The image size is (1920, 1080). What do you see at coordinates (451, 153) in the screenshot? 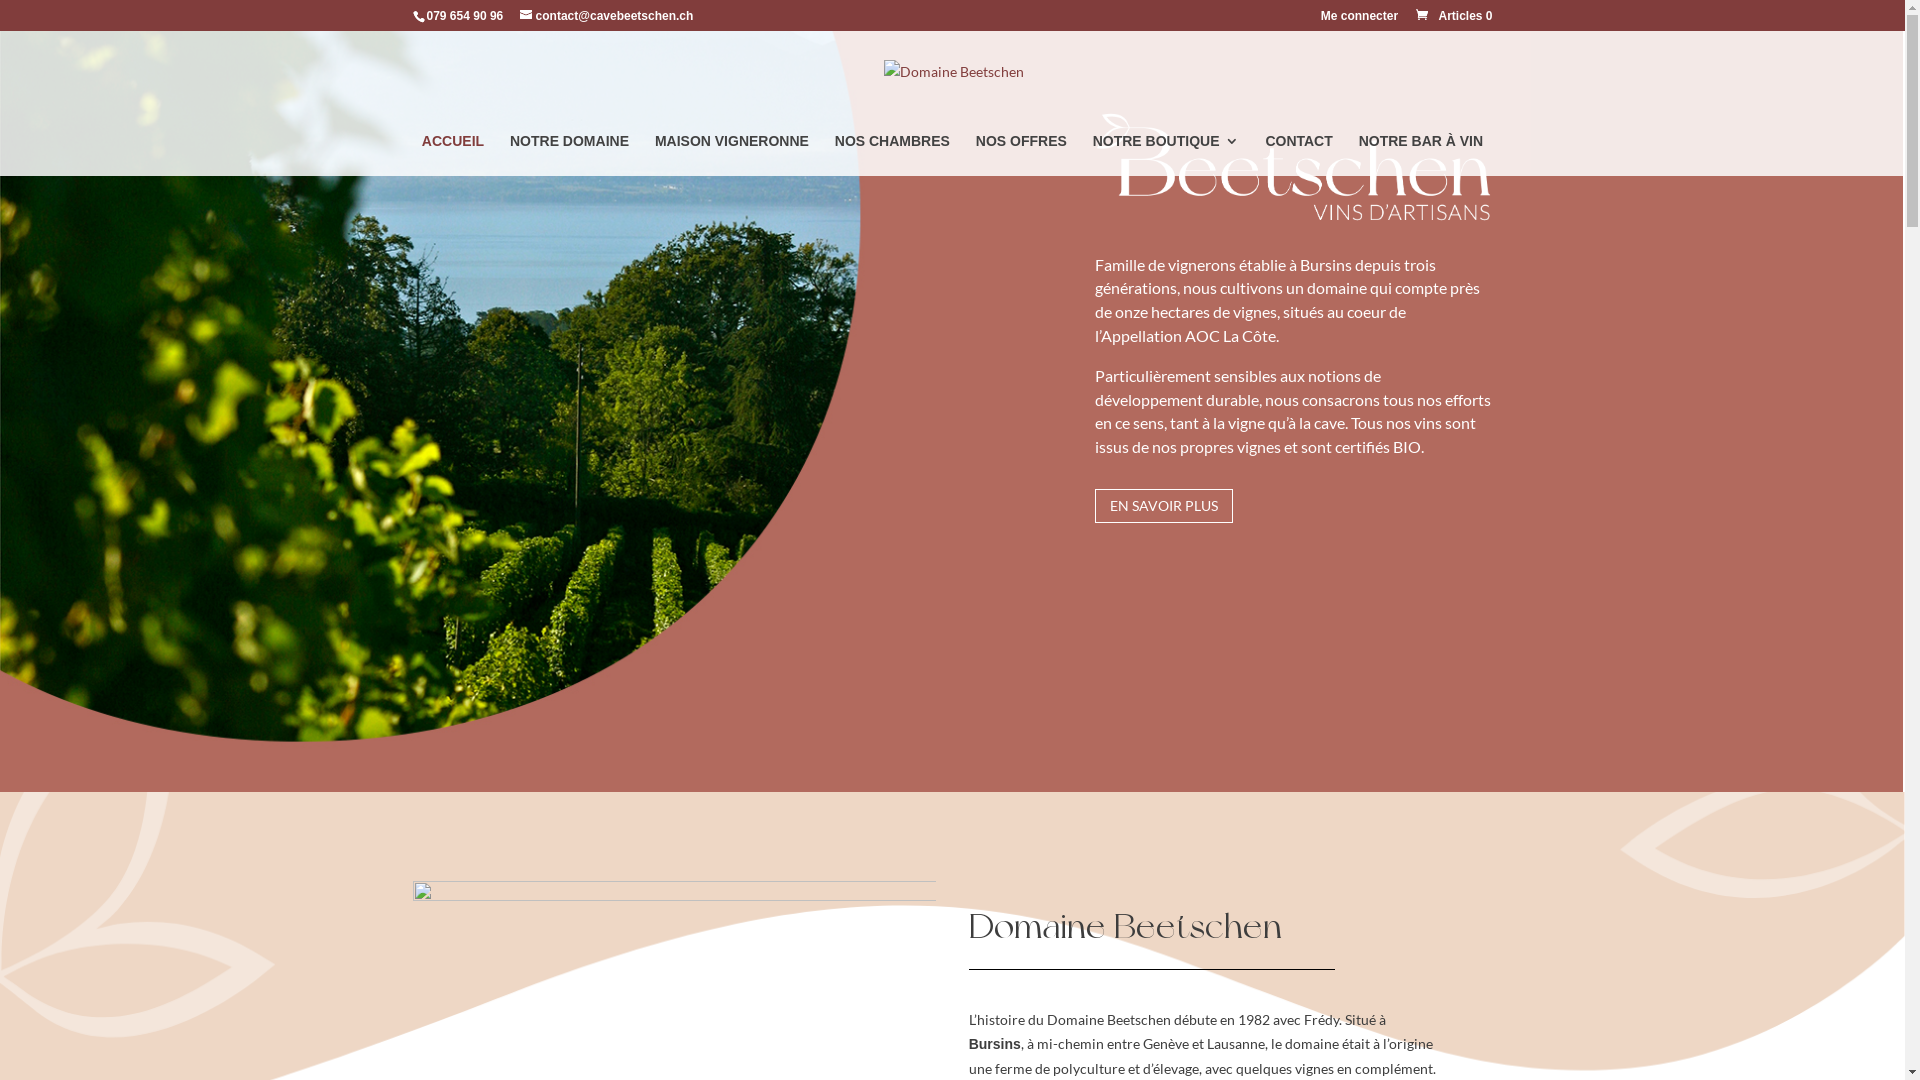
I see `'ACCUEIL'` at bounding box center [451, 153].